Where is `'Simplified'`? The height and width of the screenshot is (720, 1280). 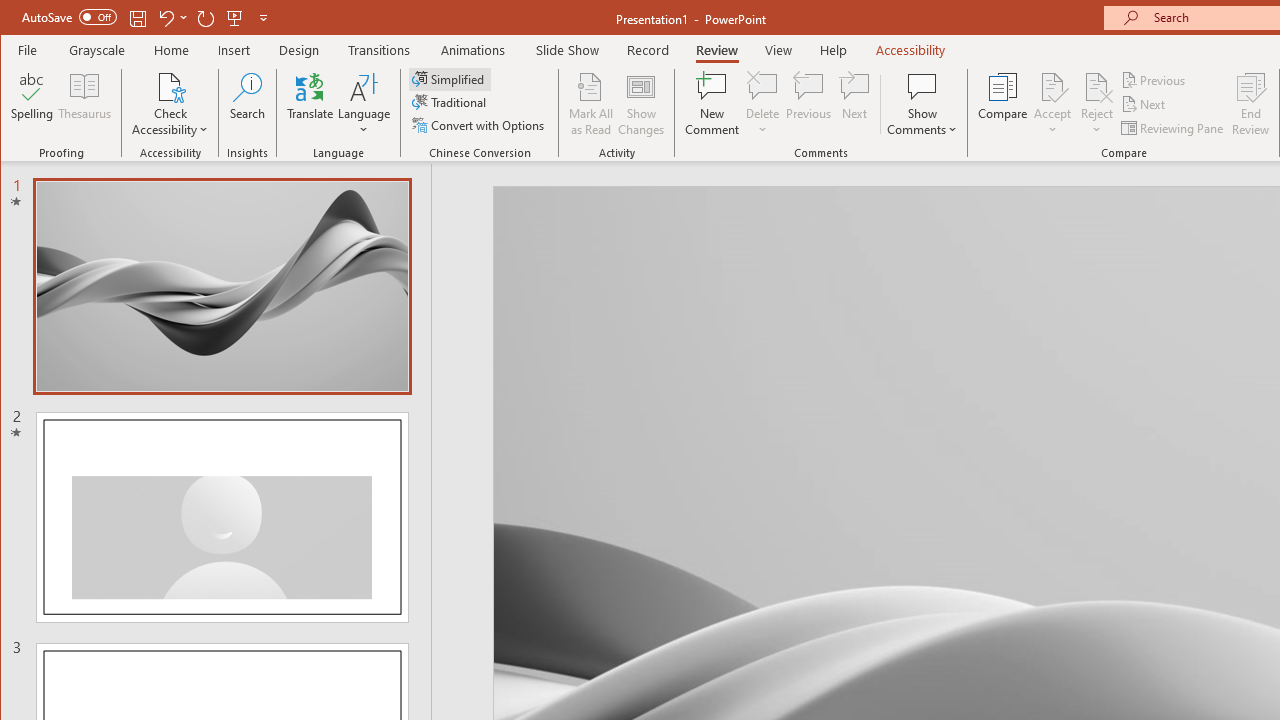 'Simplified' is located at coordinates (449, 78).